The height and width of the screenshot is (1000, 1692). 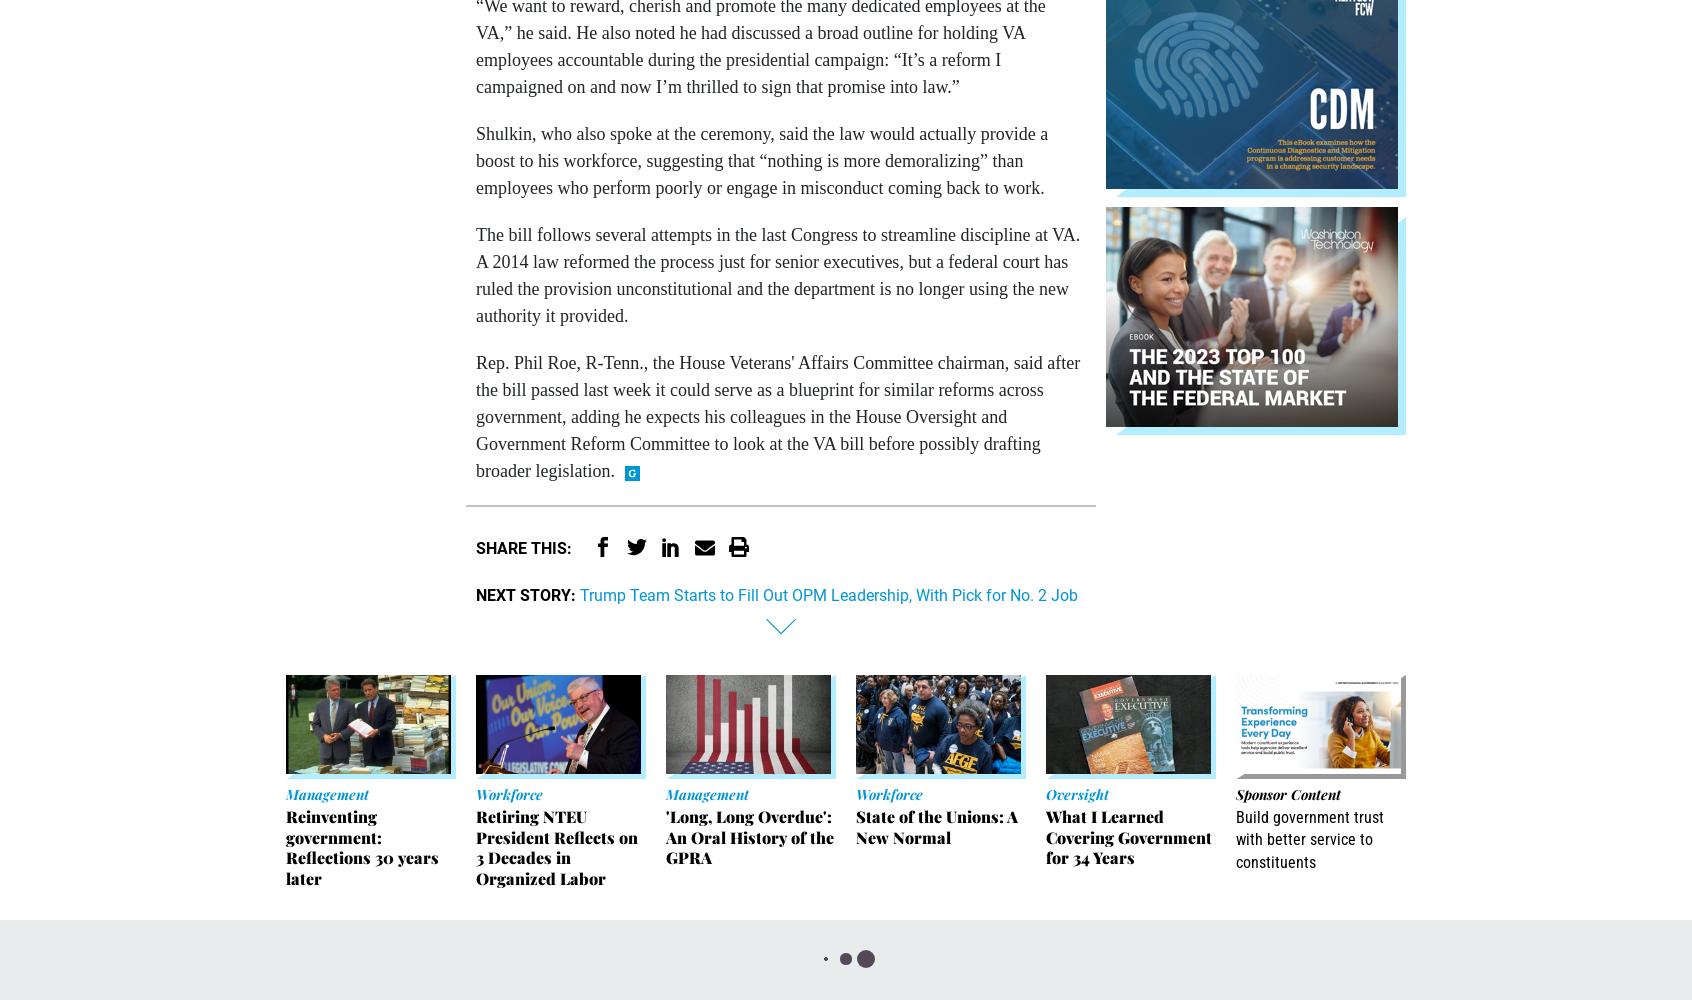 I want to click on 'State of the Unions: A New Normal', so click(x=937, y=825).